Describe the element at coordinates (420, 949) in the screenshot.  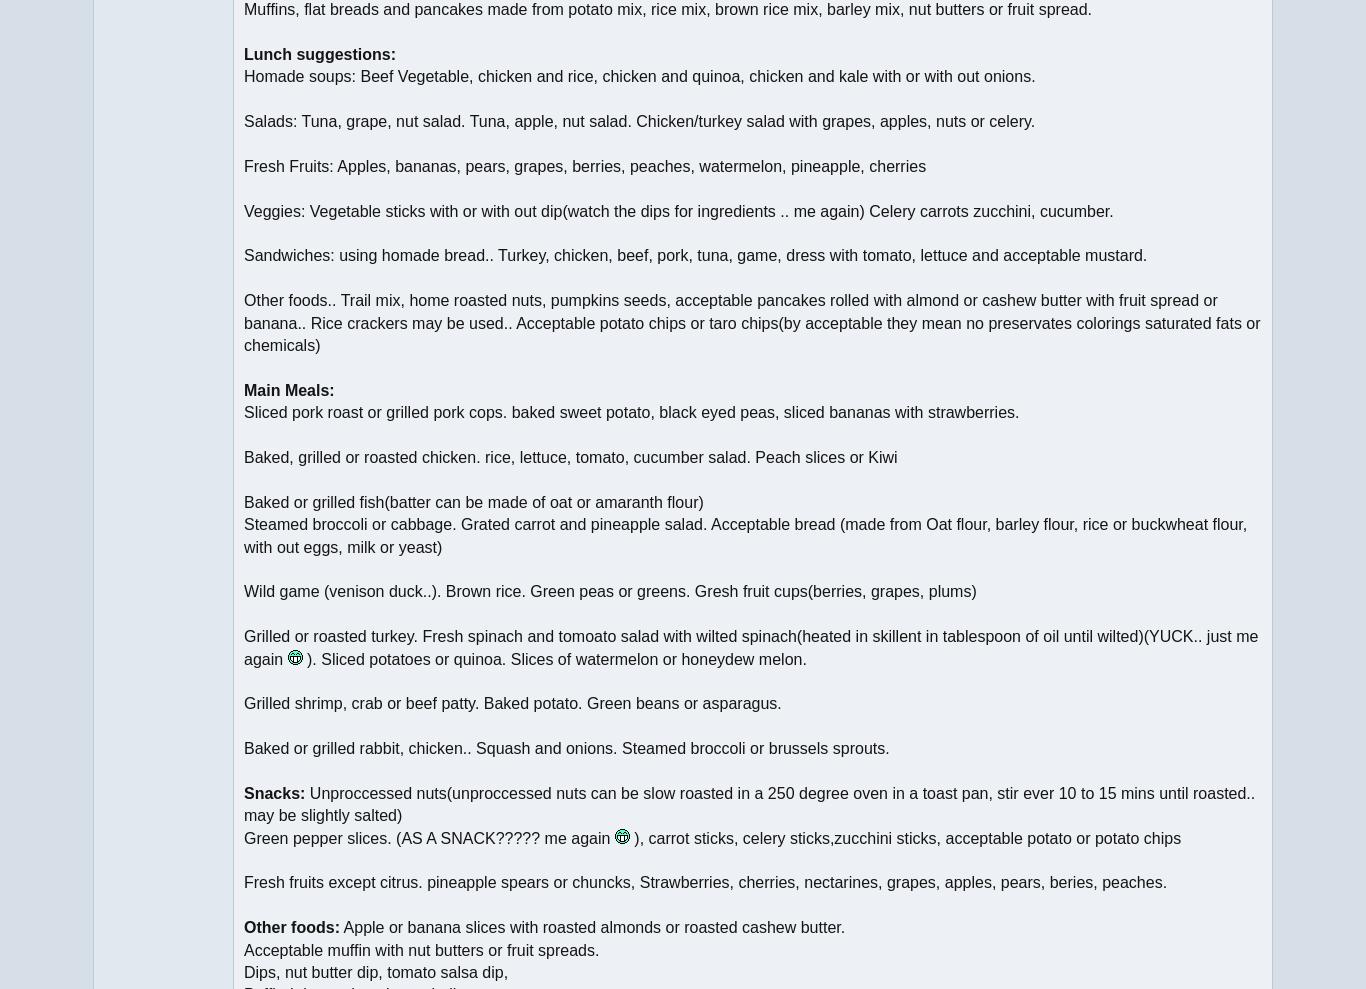
I see `'Acceptable muffin with nut butters or fruit spreads.'` at that location.